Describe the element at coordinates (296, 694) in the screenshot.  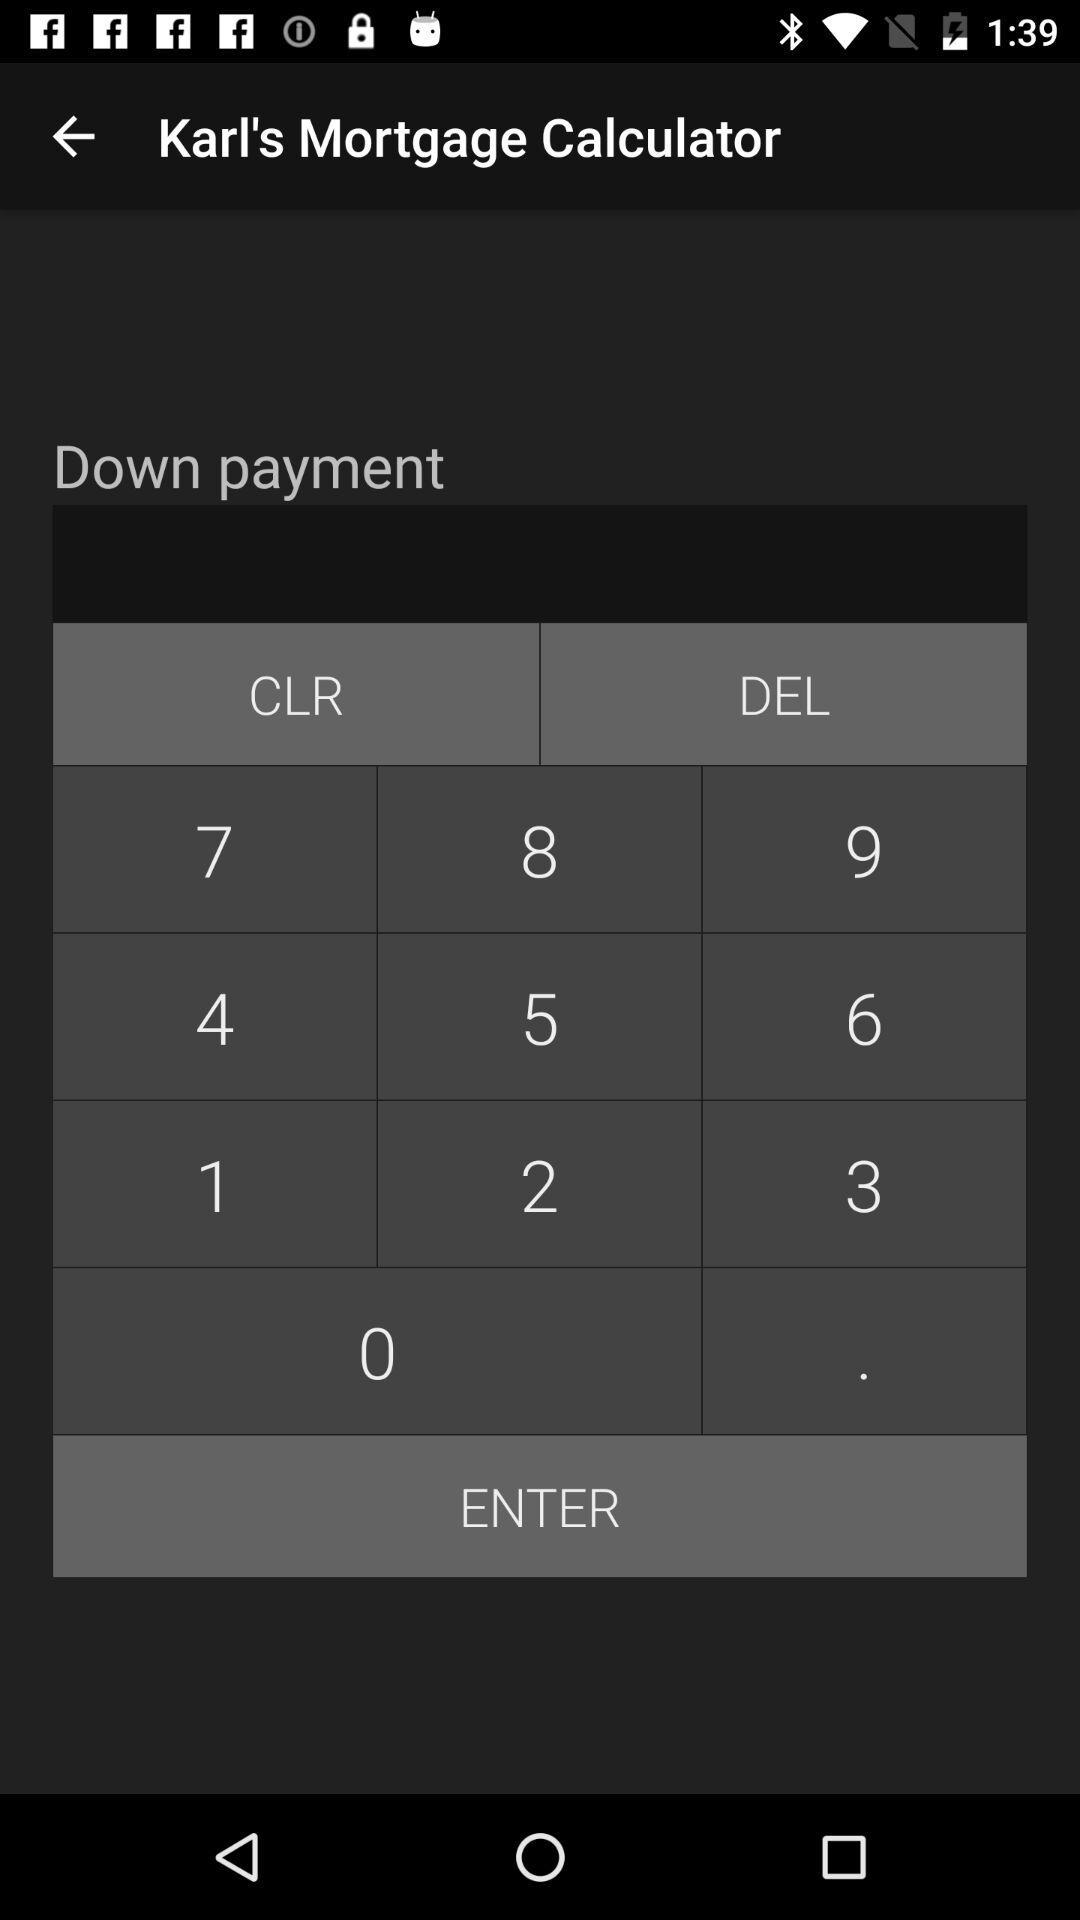
I see `the button to the left of del button` at that location.